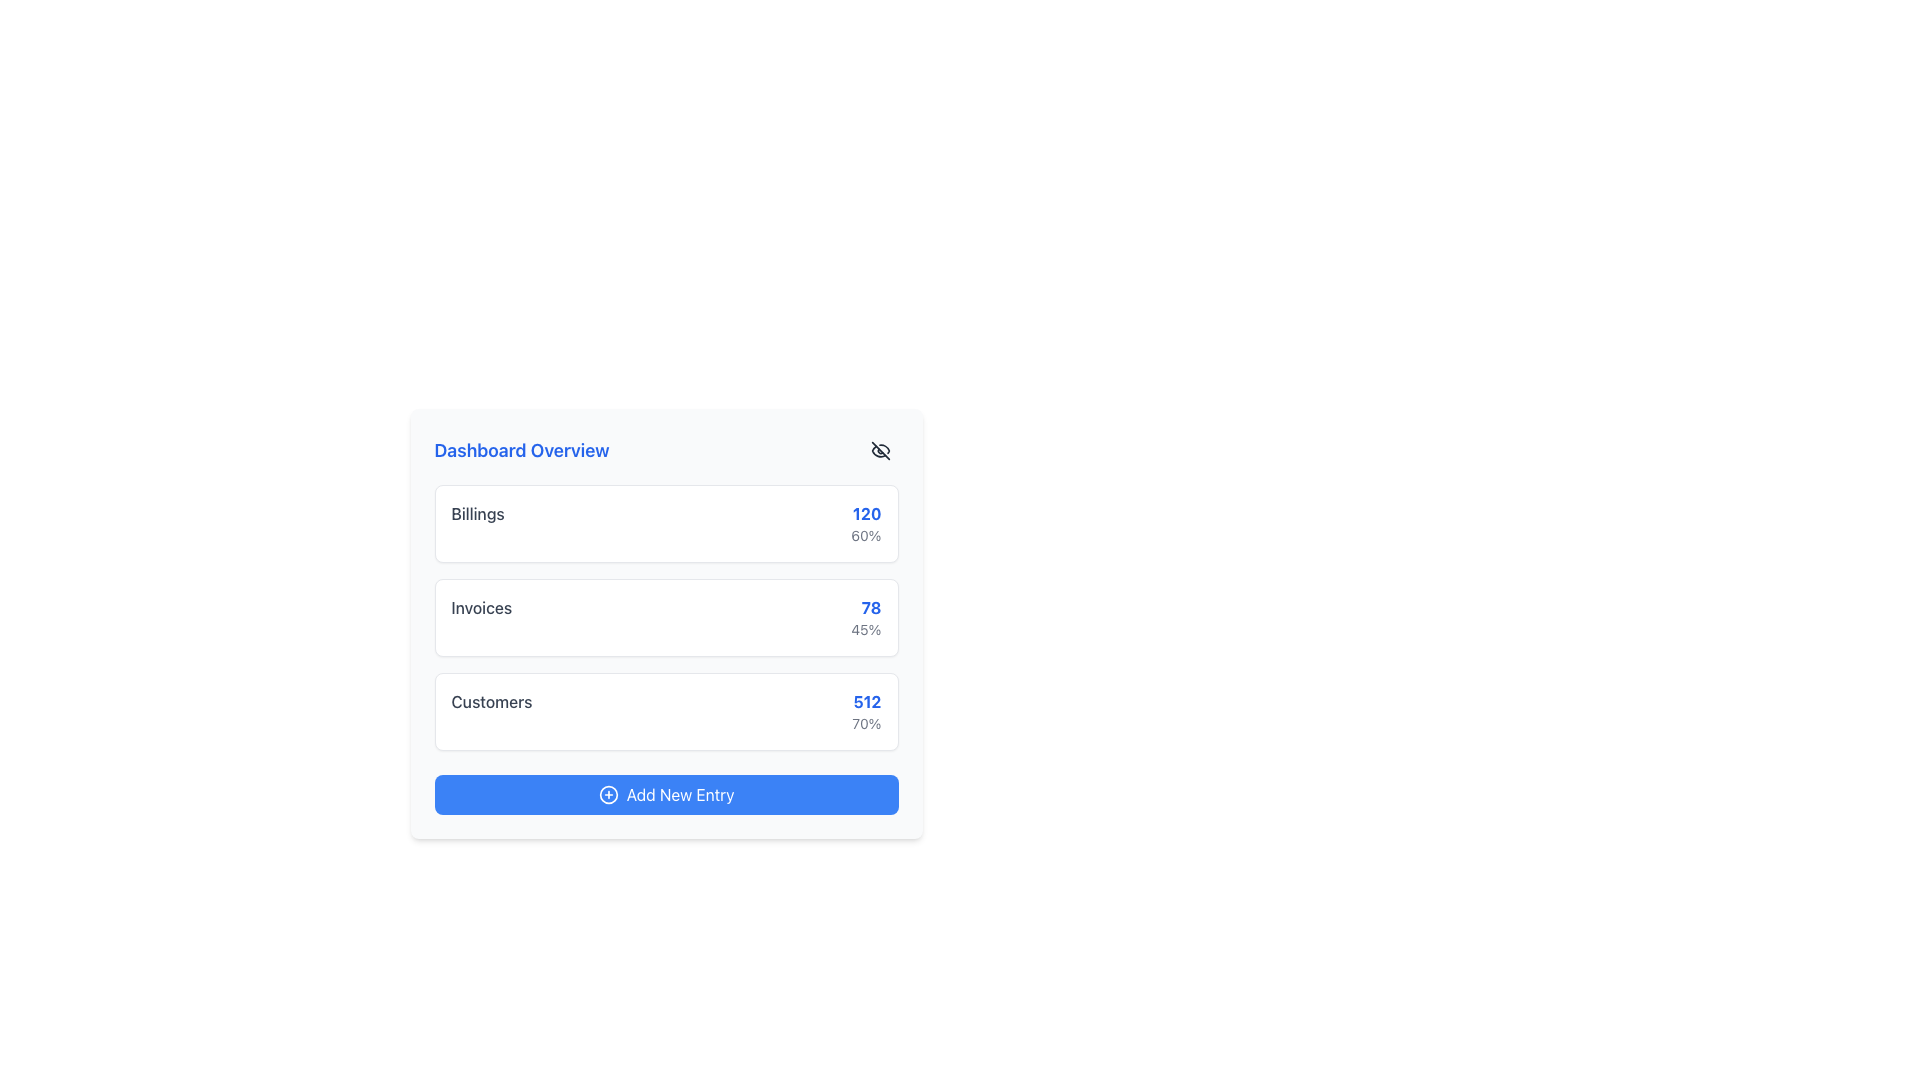 The image size is (1920, 1080). What do you see at coordinates (607, 793) in the screenshot?
I see `the circular icon with a blue border and a plus sign, located to the left of the 'Add New Entry' button` at bounding box center [607, 793].